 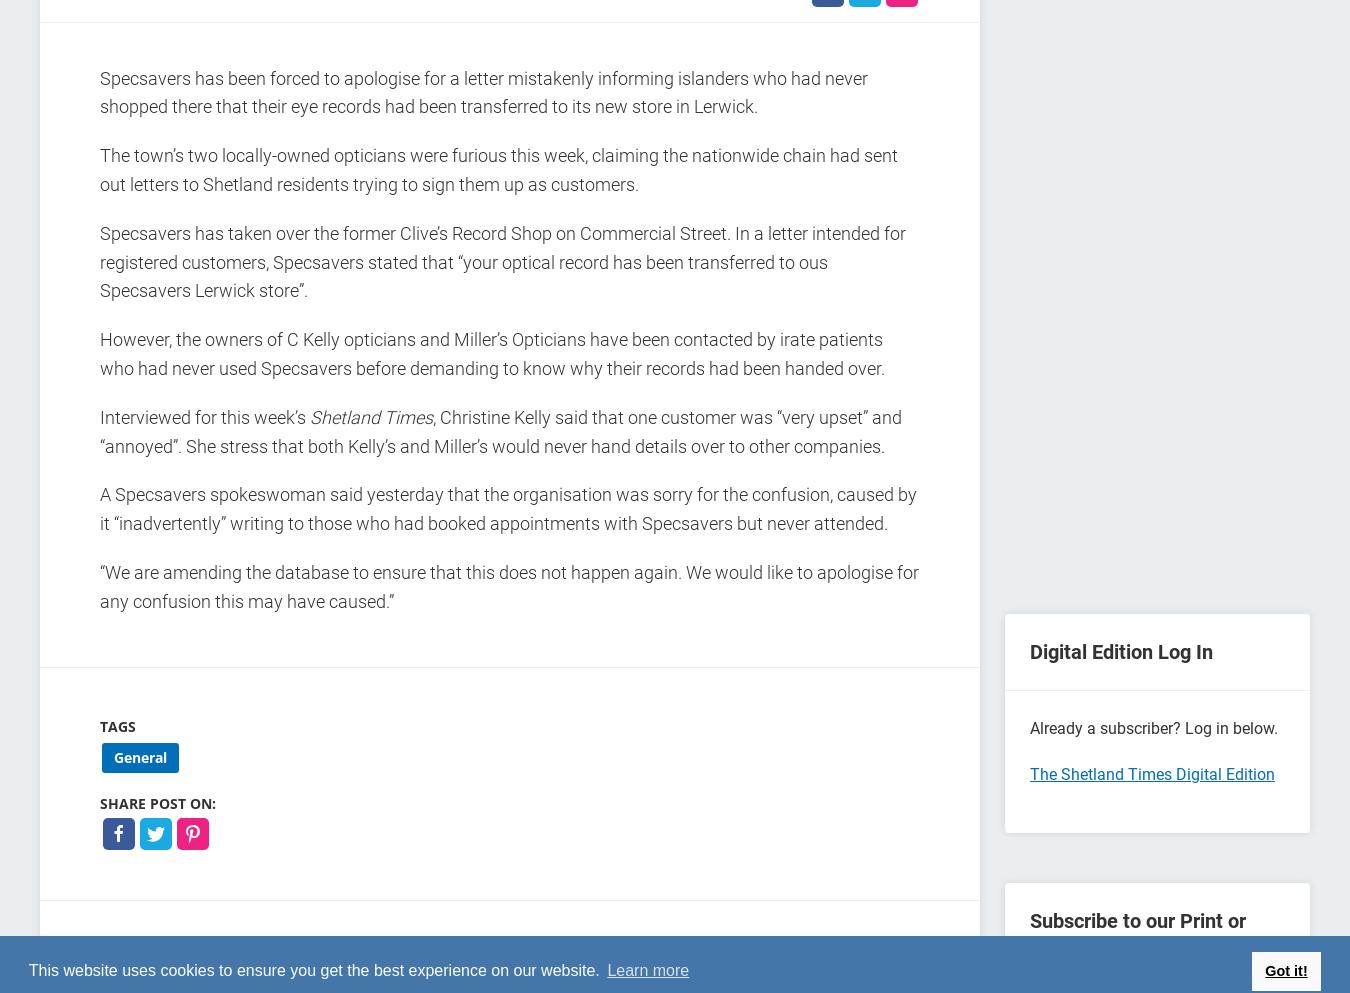 I want to click on ', Christine Kelly said that one customer was “very upset” and “annoyed”. She stress that both Kelly’s and Miller’s would never hand details over to other companies.', so click(x=99, y=430).